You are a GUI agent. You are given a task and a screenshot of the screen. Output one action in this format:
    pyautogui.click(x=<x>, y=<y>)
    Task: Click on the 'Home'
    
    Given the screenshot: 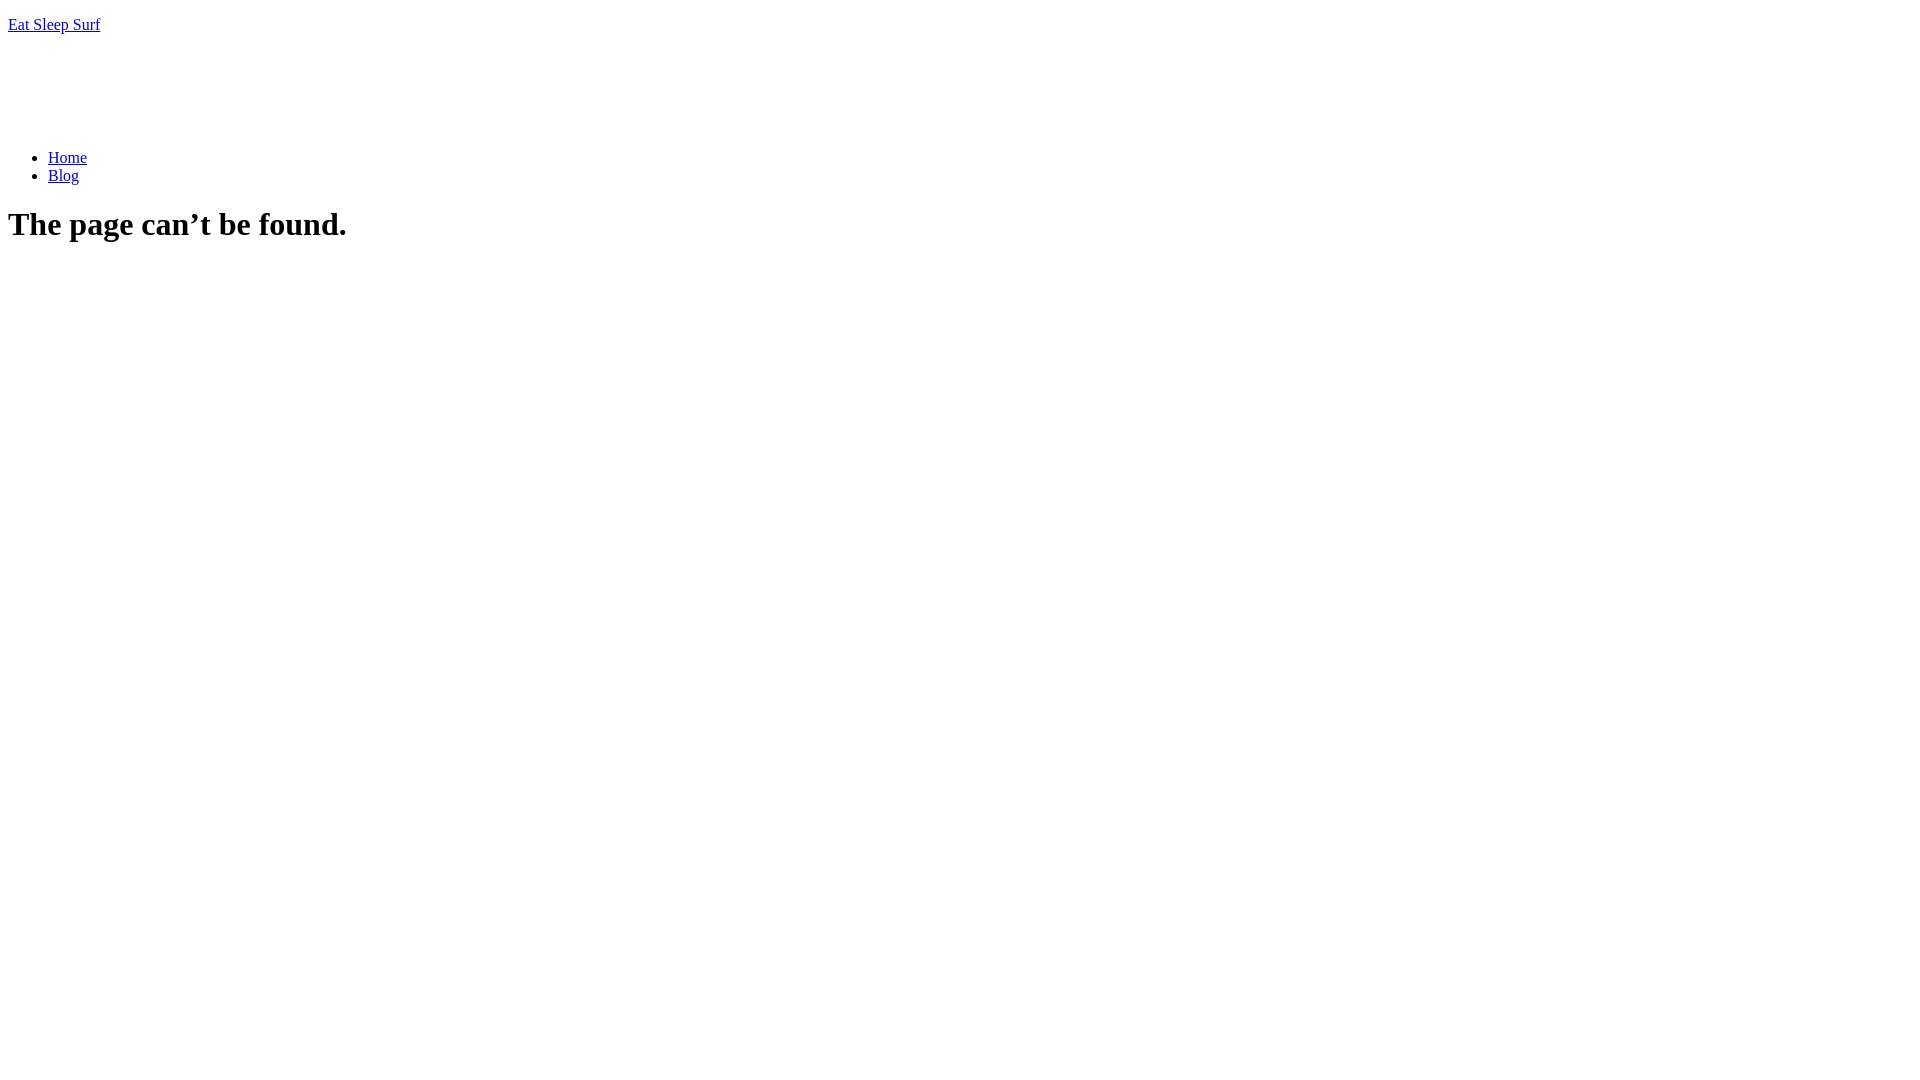 What is the action you would take?
    pyautogui.click(x=67, y=156)
    